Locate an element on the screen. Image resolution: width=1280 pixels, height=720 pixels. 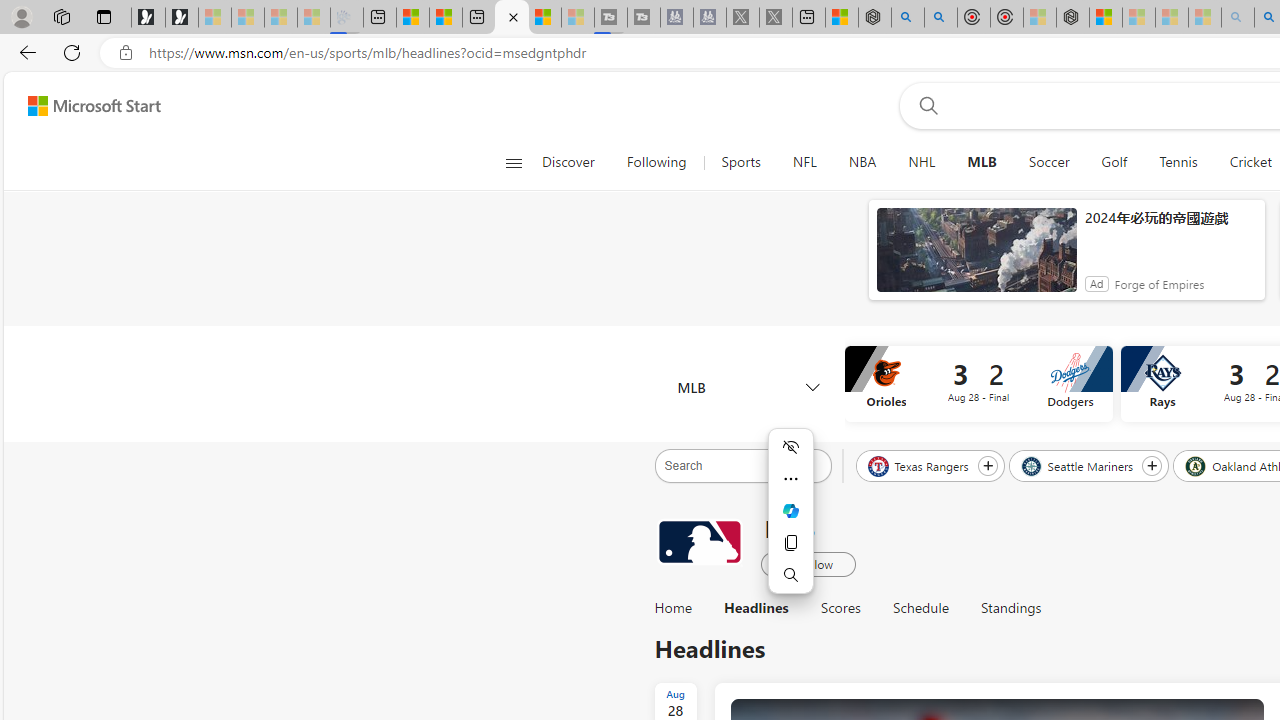
'Cricket' is located at coordinates (1250, 162).